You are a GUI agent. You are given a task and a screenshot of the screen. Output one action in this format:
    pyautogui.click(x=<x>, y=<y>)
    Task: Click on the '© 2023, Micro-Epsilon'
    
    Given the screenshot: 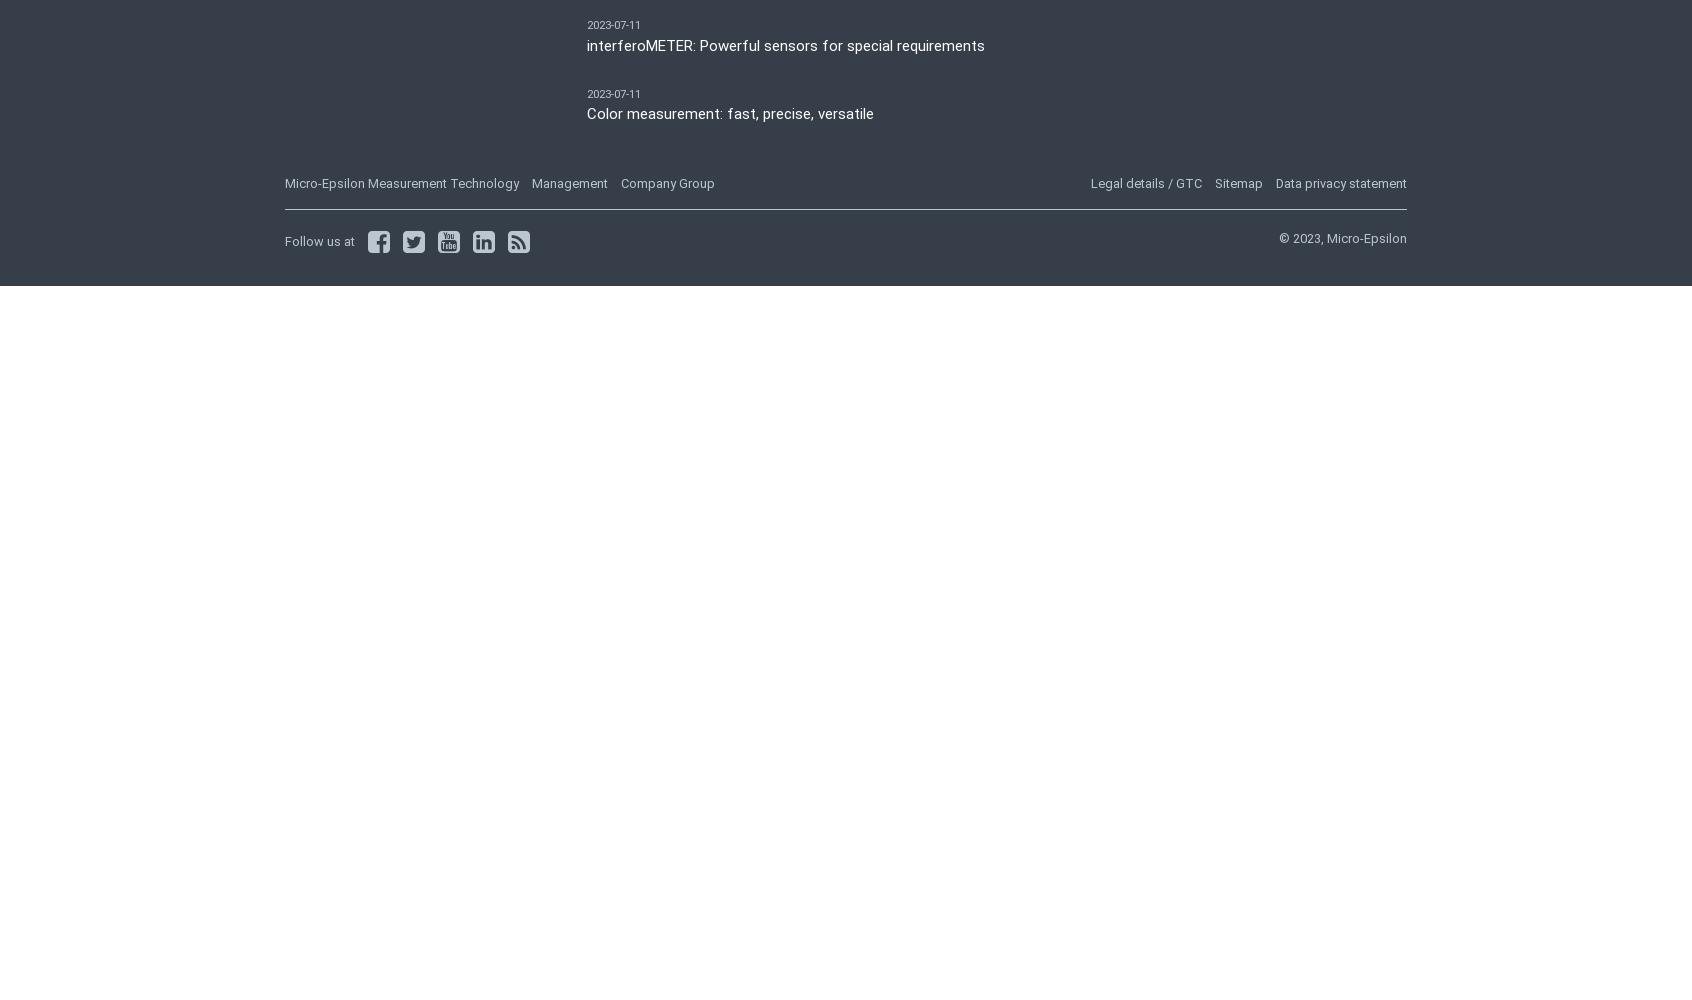 What is the action you would take?
    pyautogui.click(x=1342, y=236)
    